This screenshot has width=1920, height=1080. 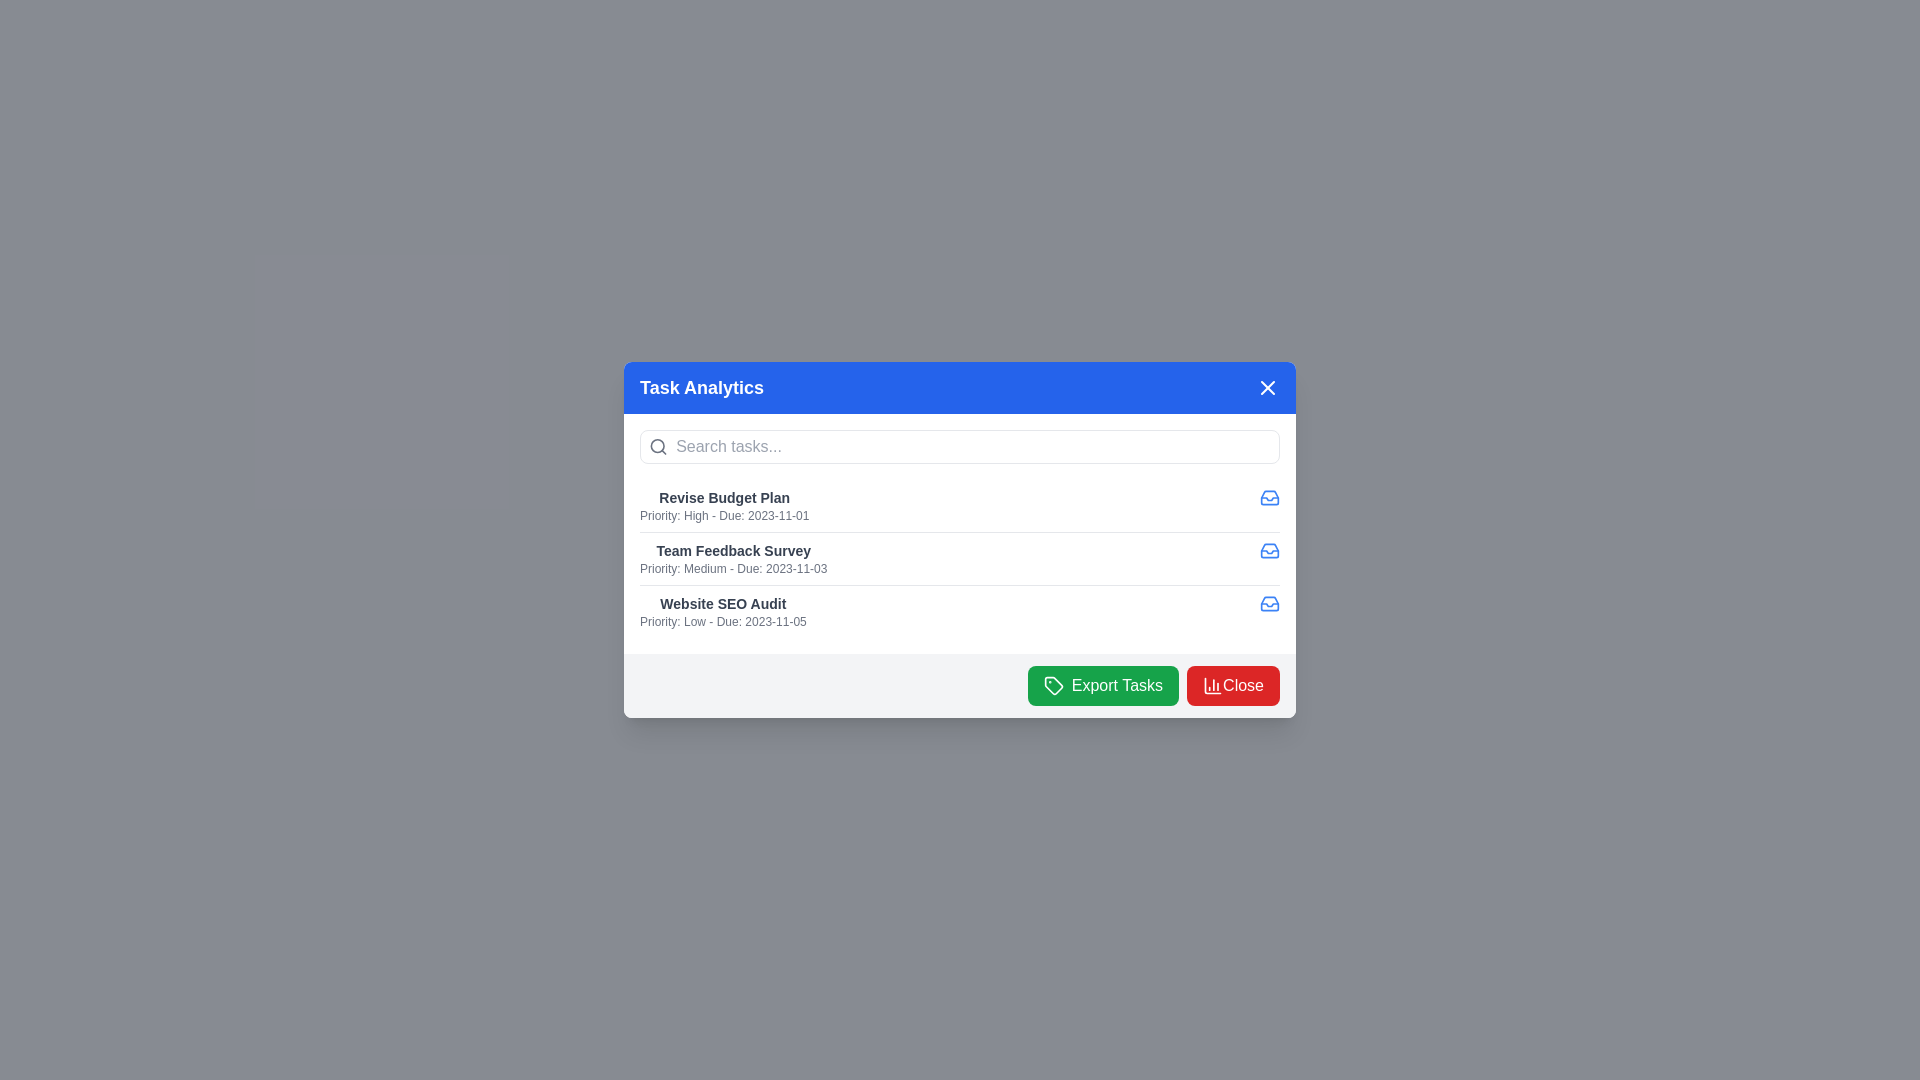 What do you see at coordinates (732, 559) in the screenshot?
I see `the 'Team Feedback Survey' list item in the Task Analytics section` at bounding box center [732, 559].